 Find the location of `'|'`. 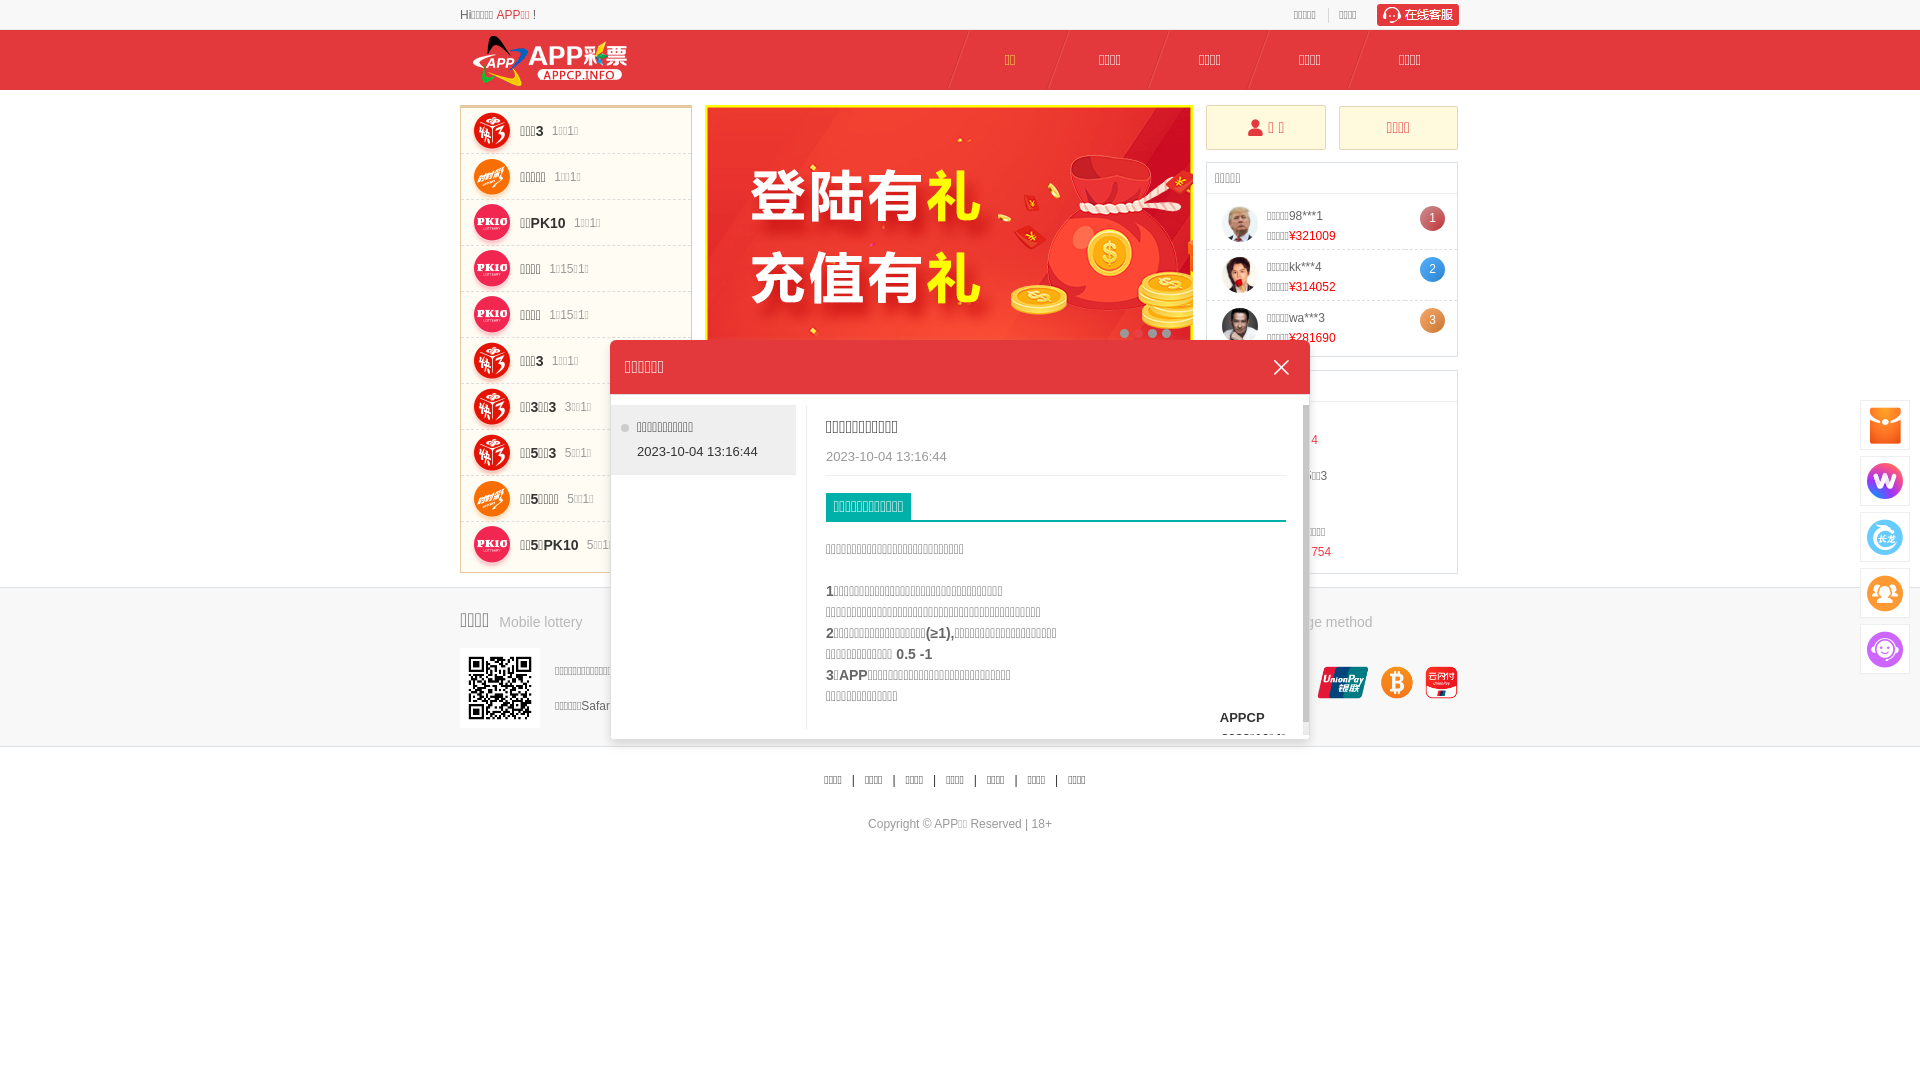

'|' is located at coordinates (1015, 779).